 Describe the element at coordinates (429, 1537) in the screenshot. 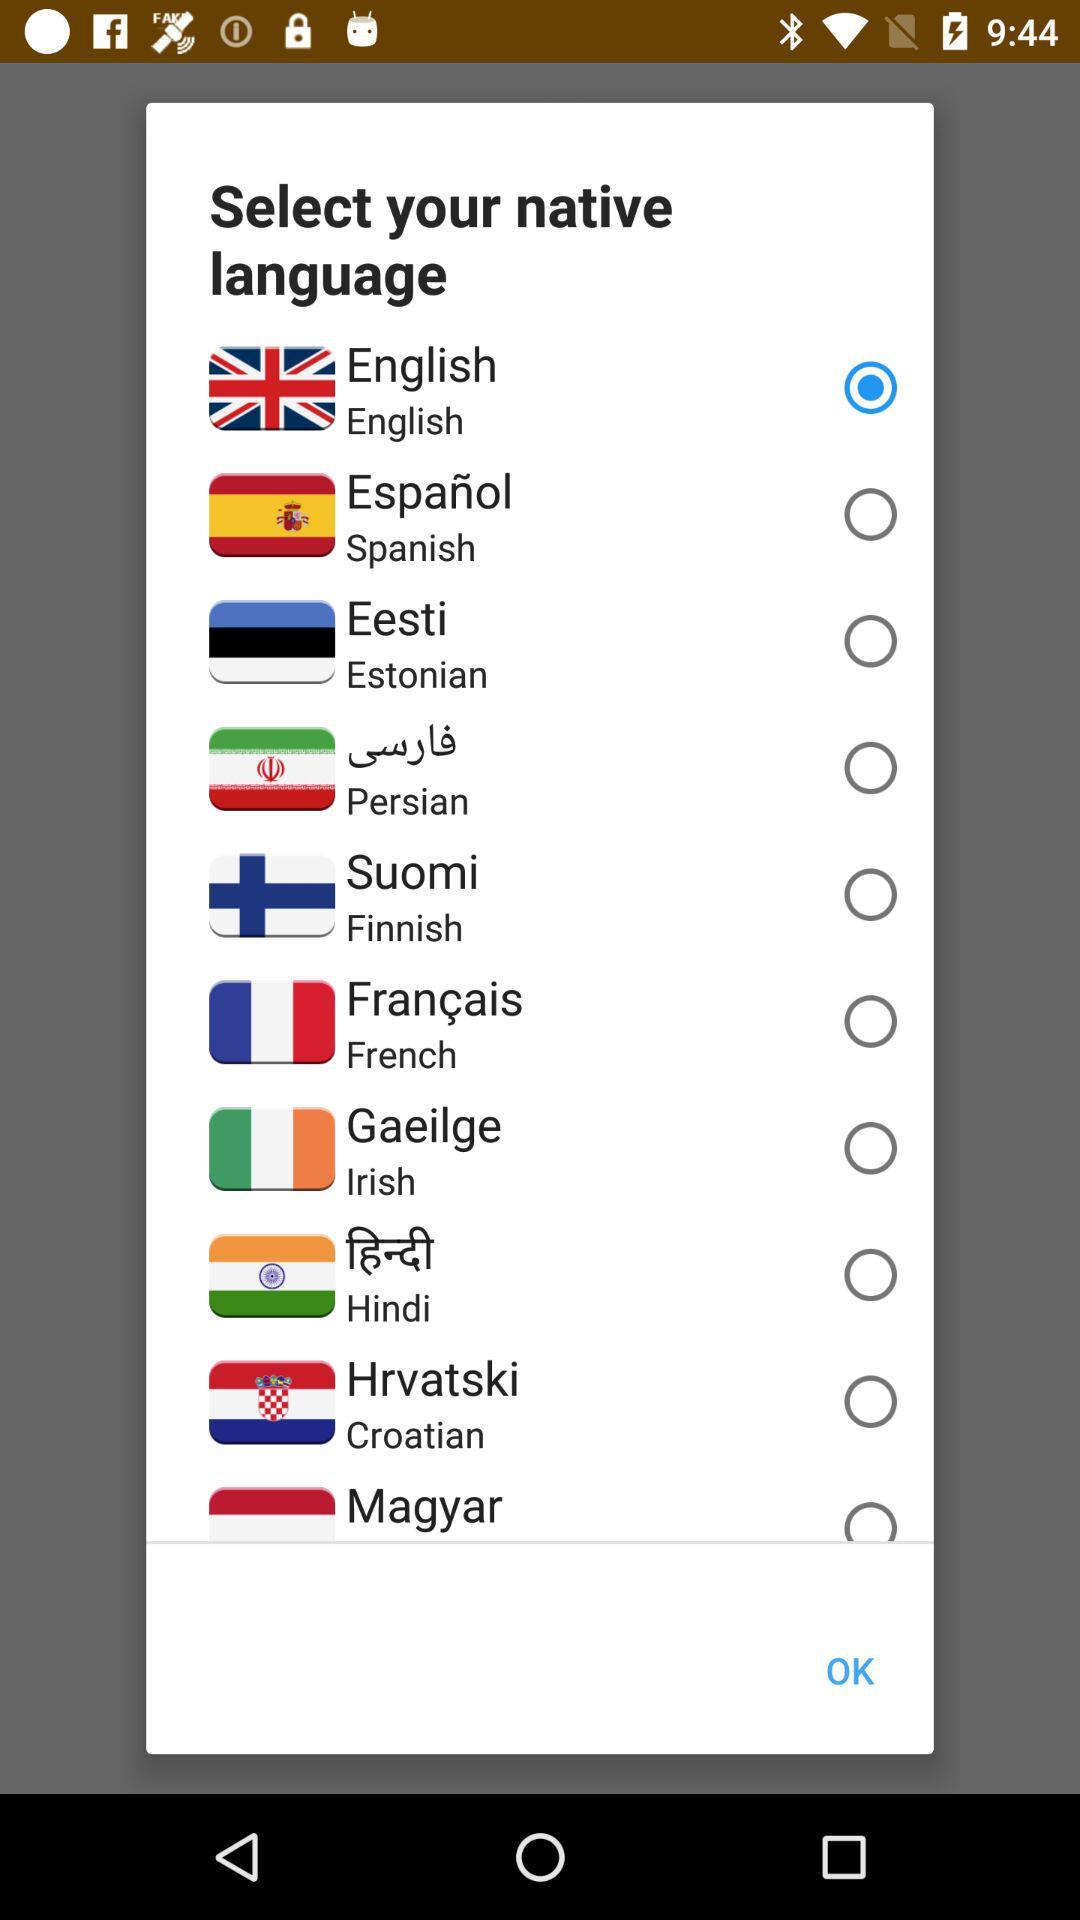

I see `app below the magyar item` at that location.